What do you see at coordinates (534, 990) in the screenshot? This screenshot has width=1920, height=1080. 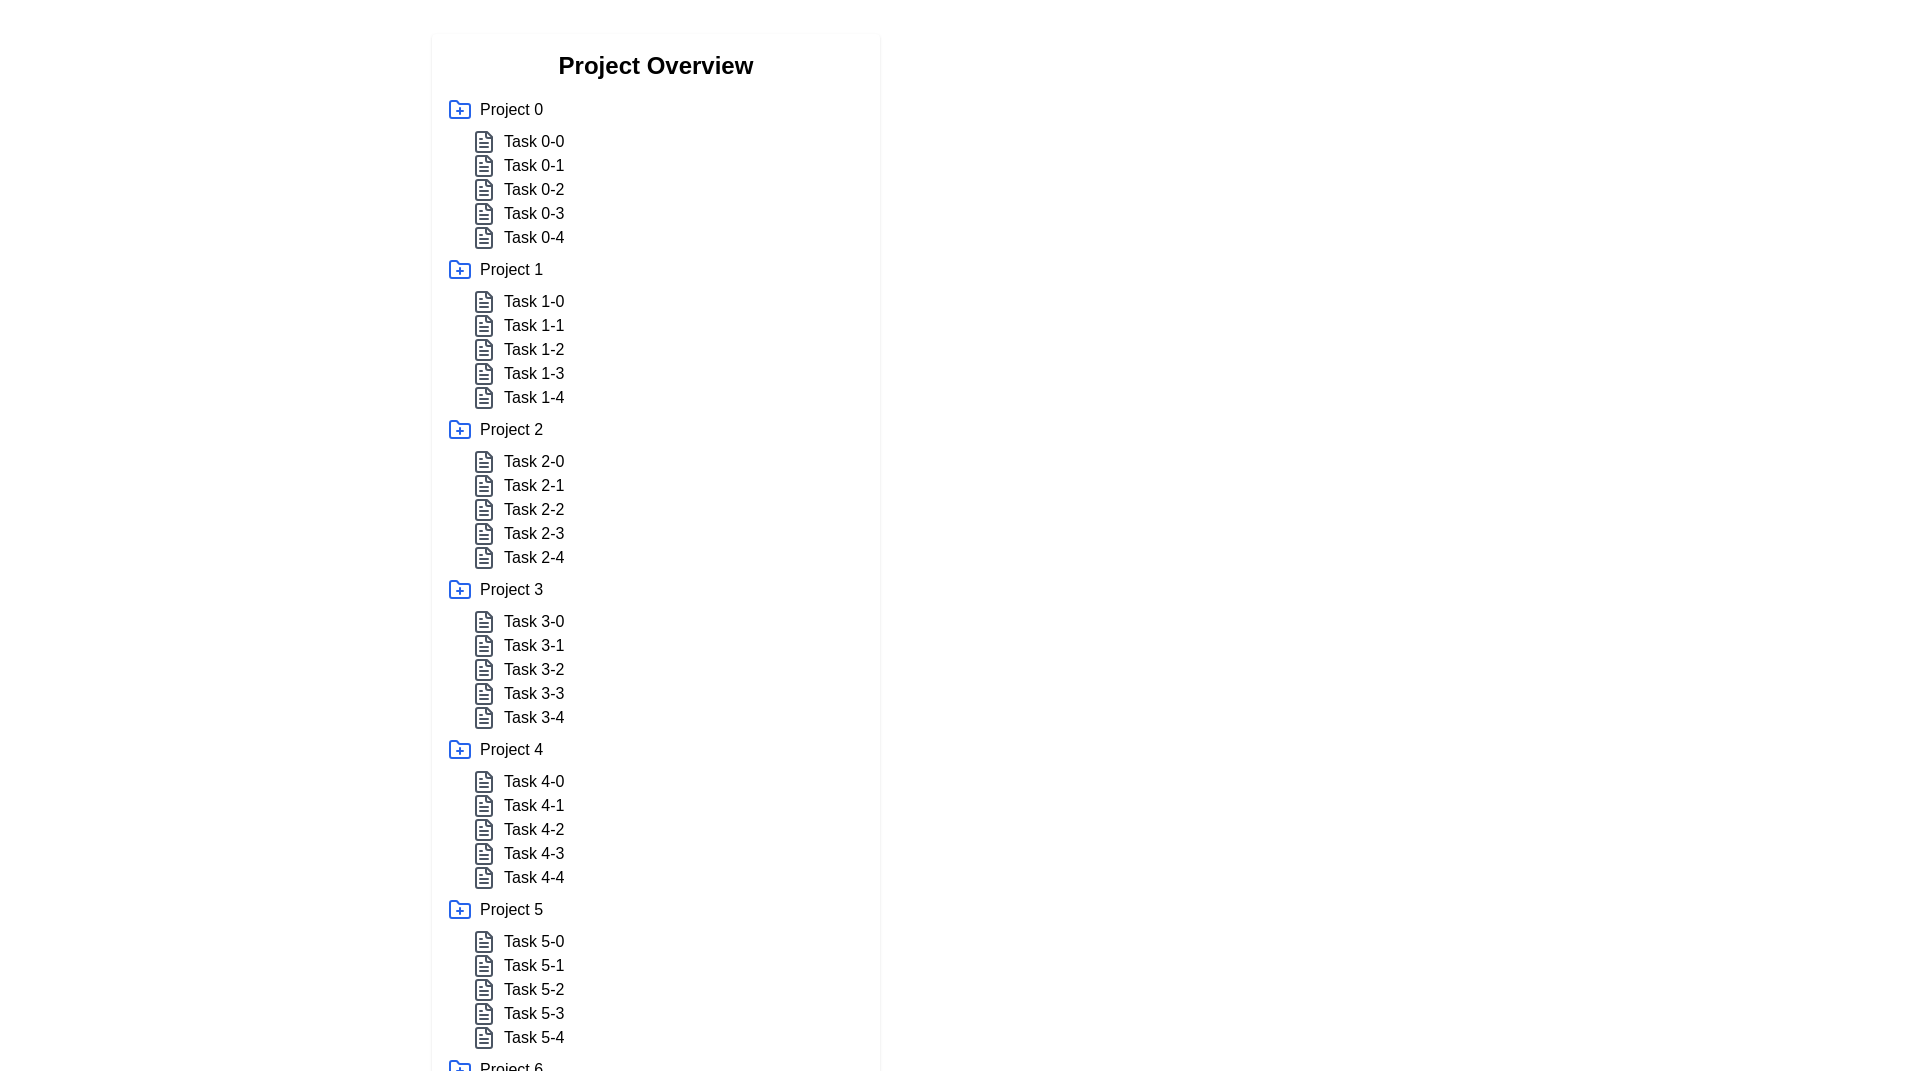 I see `the non-interactive text label for 'Task 5-2' in the detailed task list under 'Project 5'` at bounding box center [534, 990].